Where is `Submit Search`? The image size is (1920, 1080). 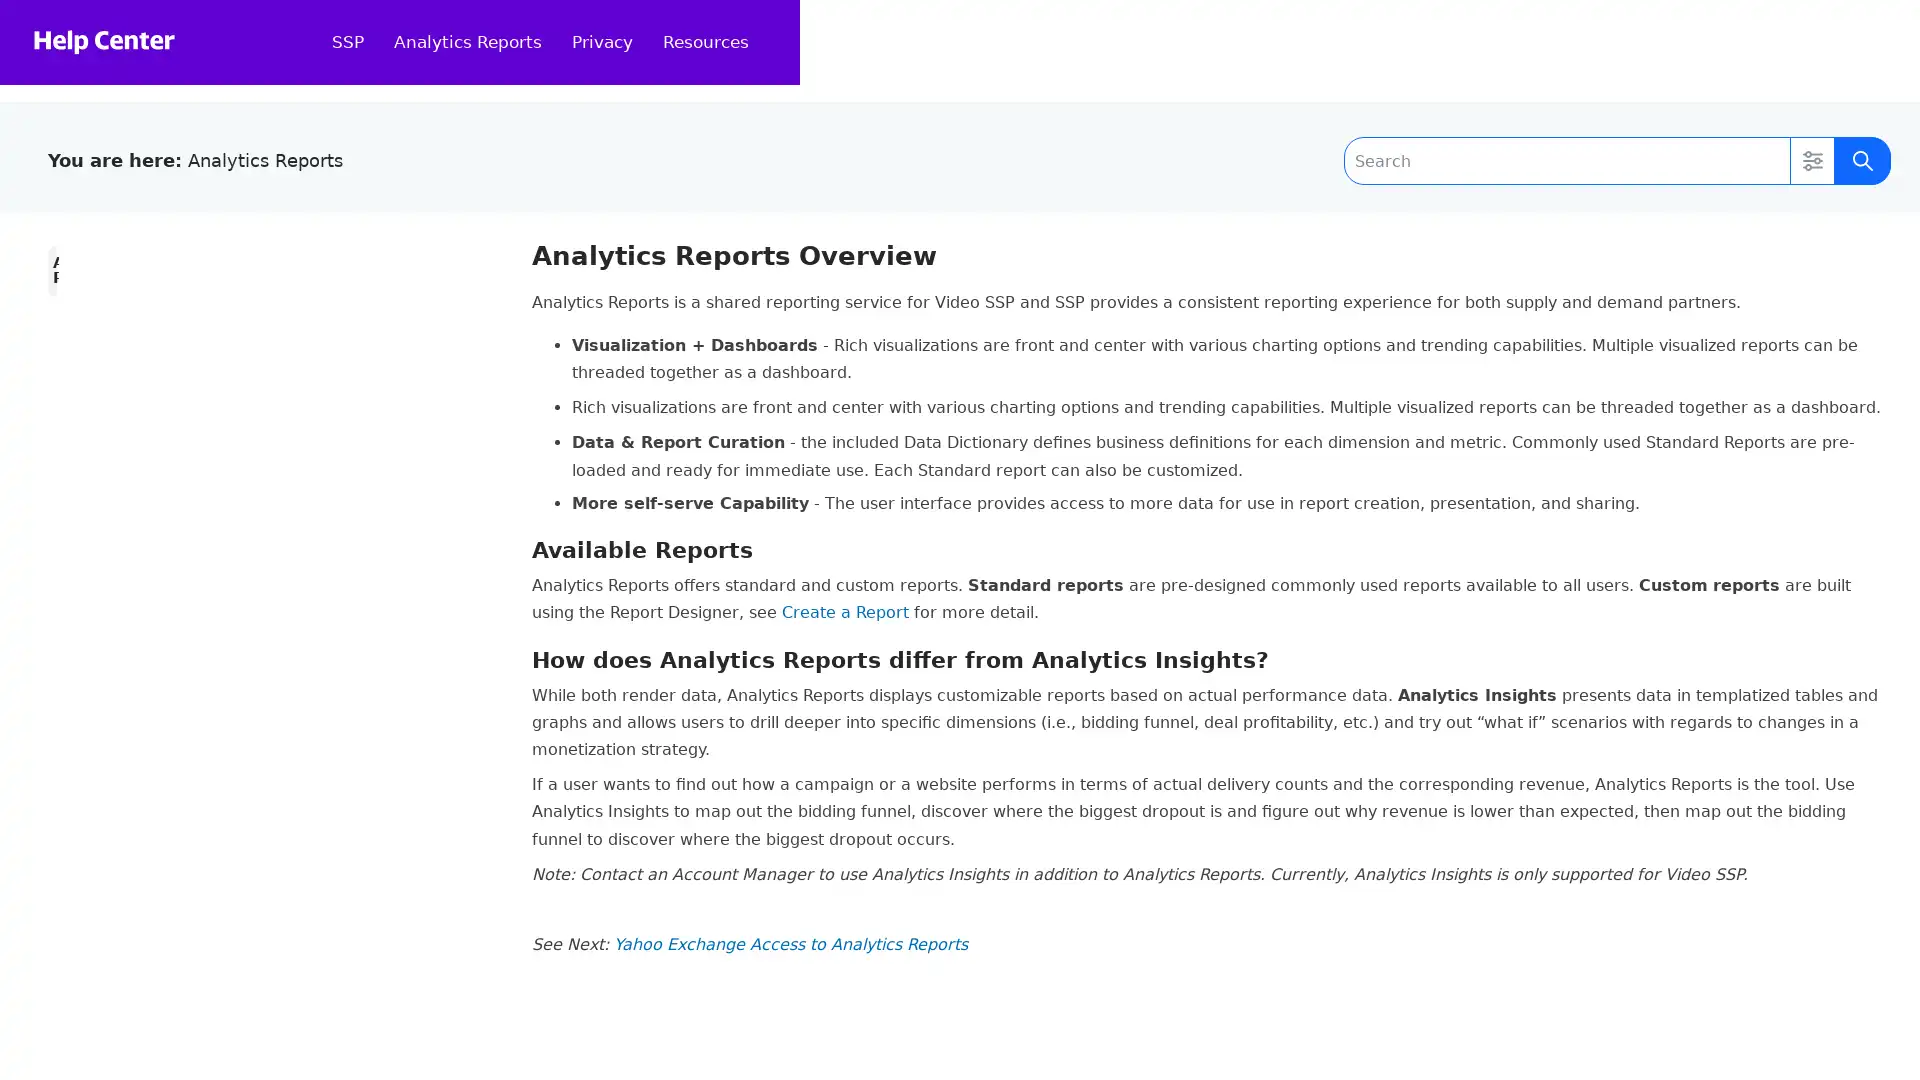 Submit Search is located at coordinates (1861, 142).